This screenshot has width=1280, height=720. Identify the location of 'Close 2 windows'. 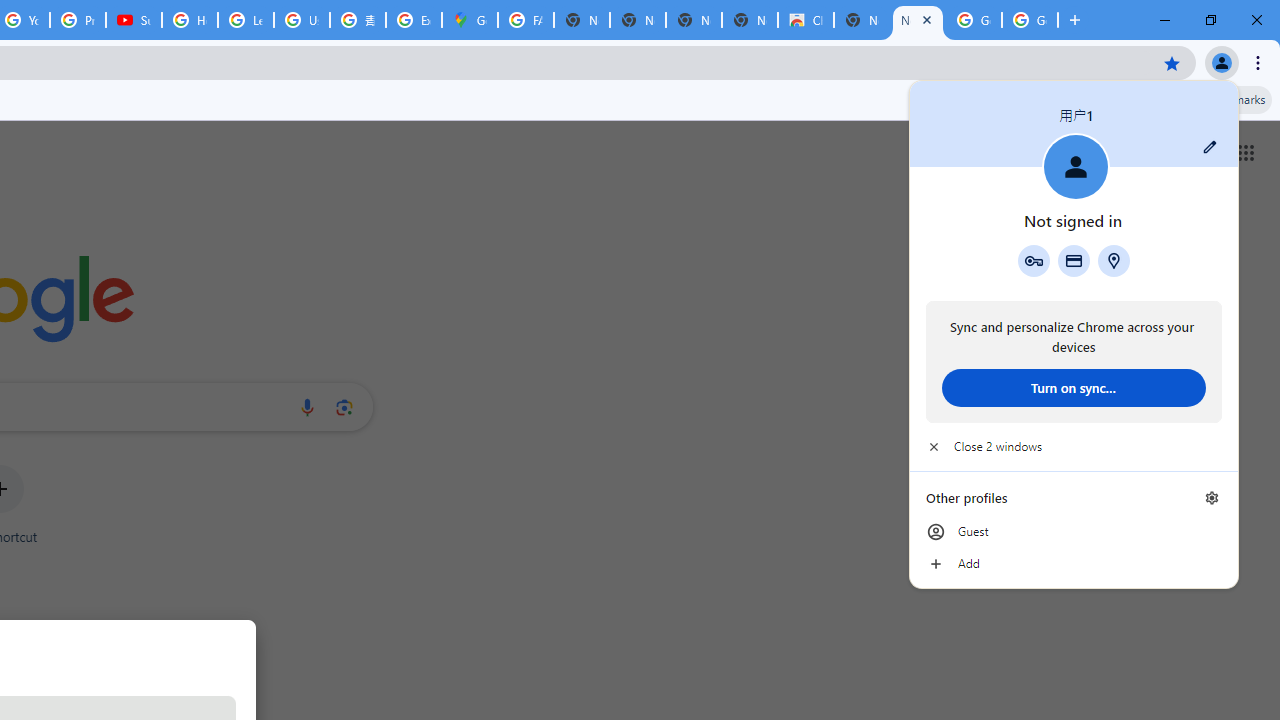
(1072, 446).